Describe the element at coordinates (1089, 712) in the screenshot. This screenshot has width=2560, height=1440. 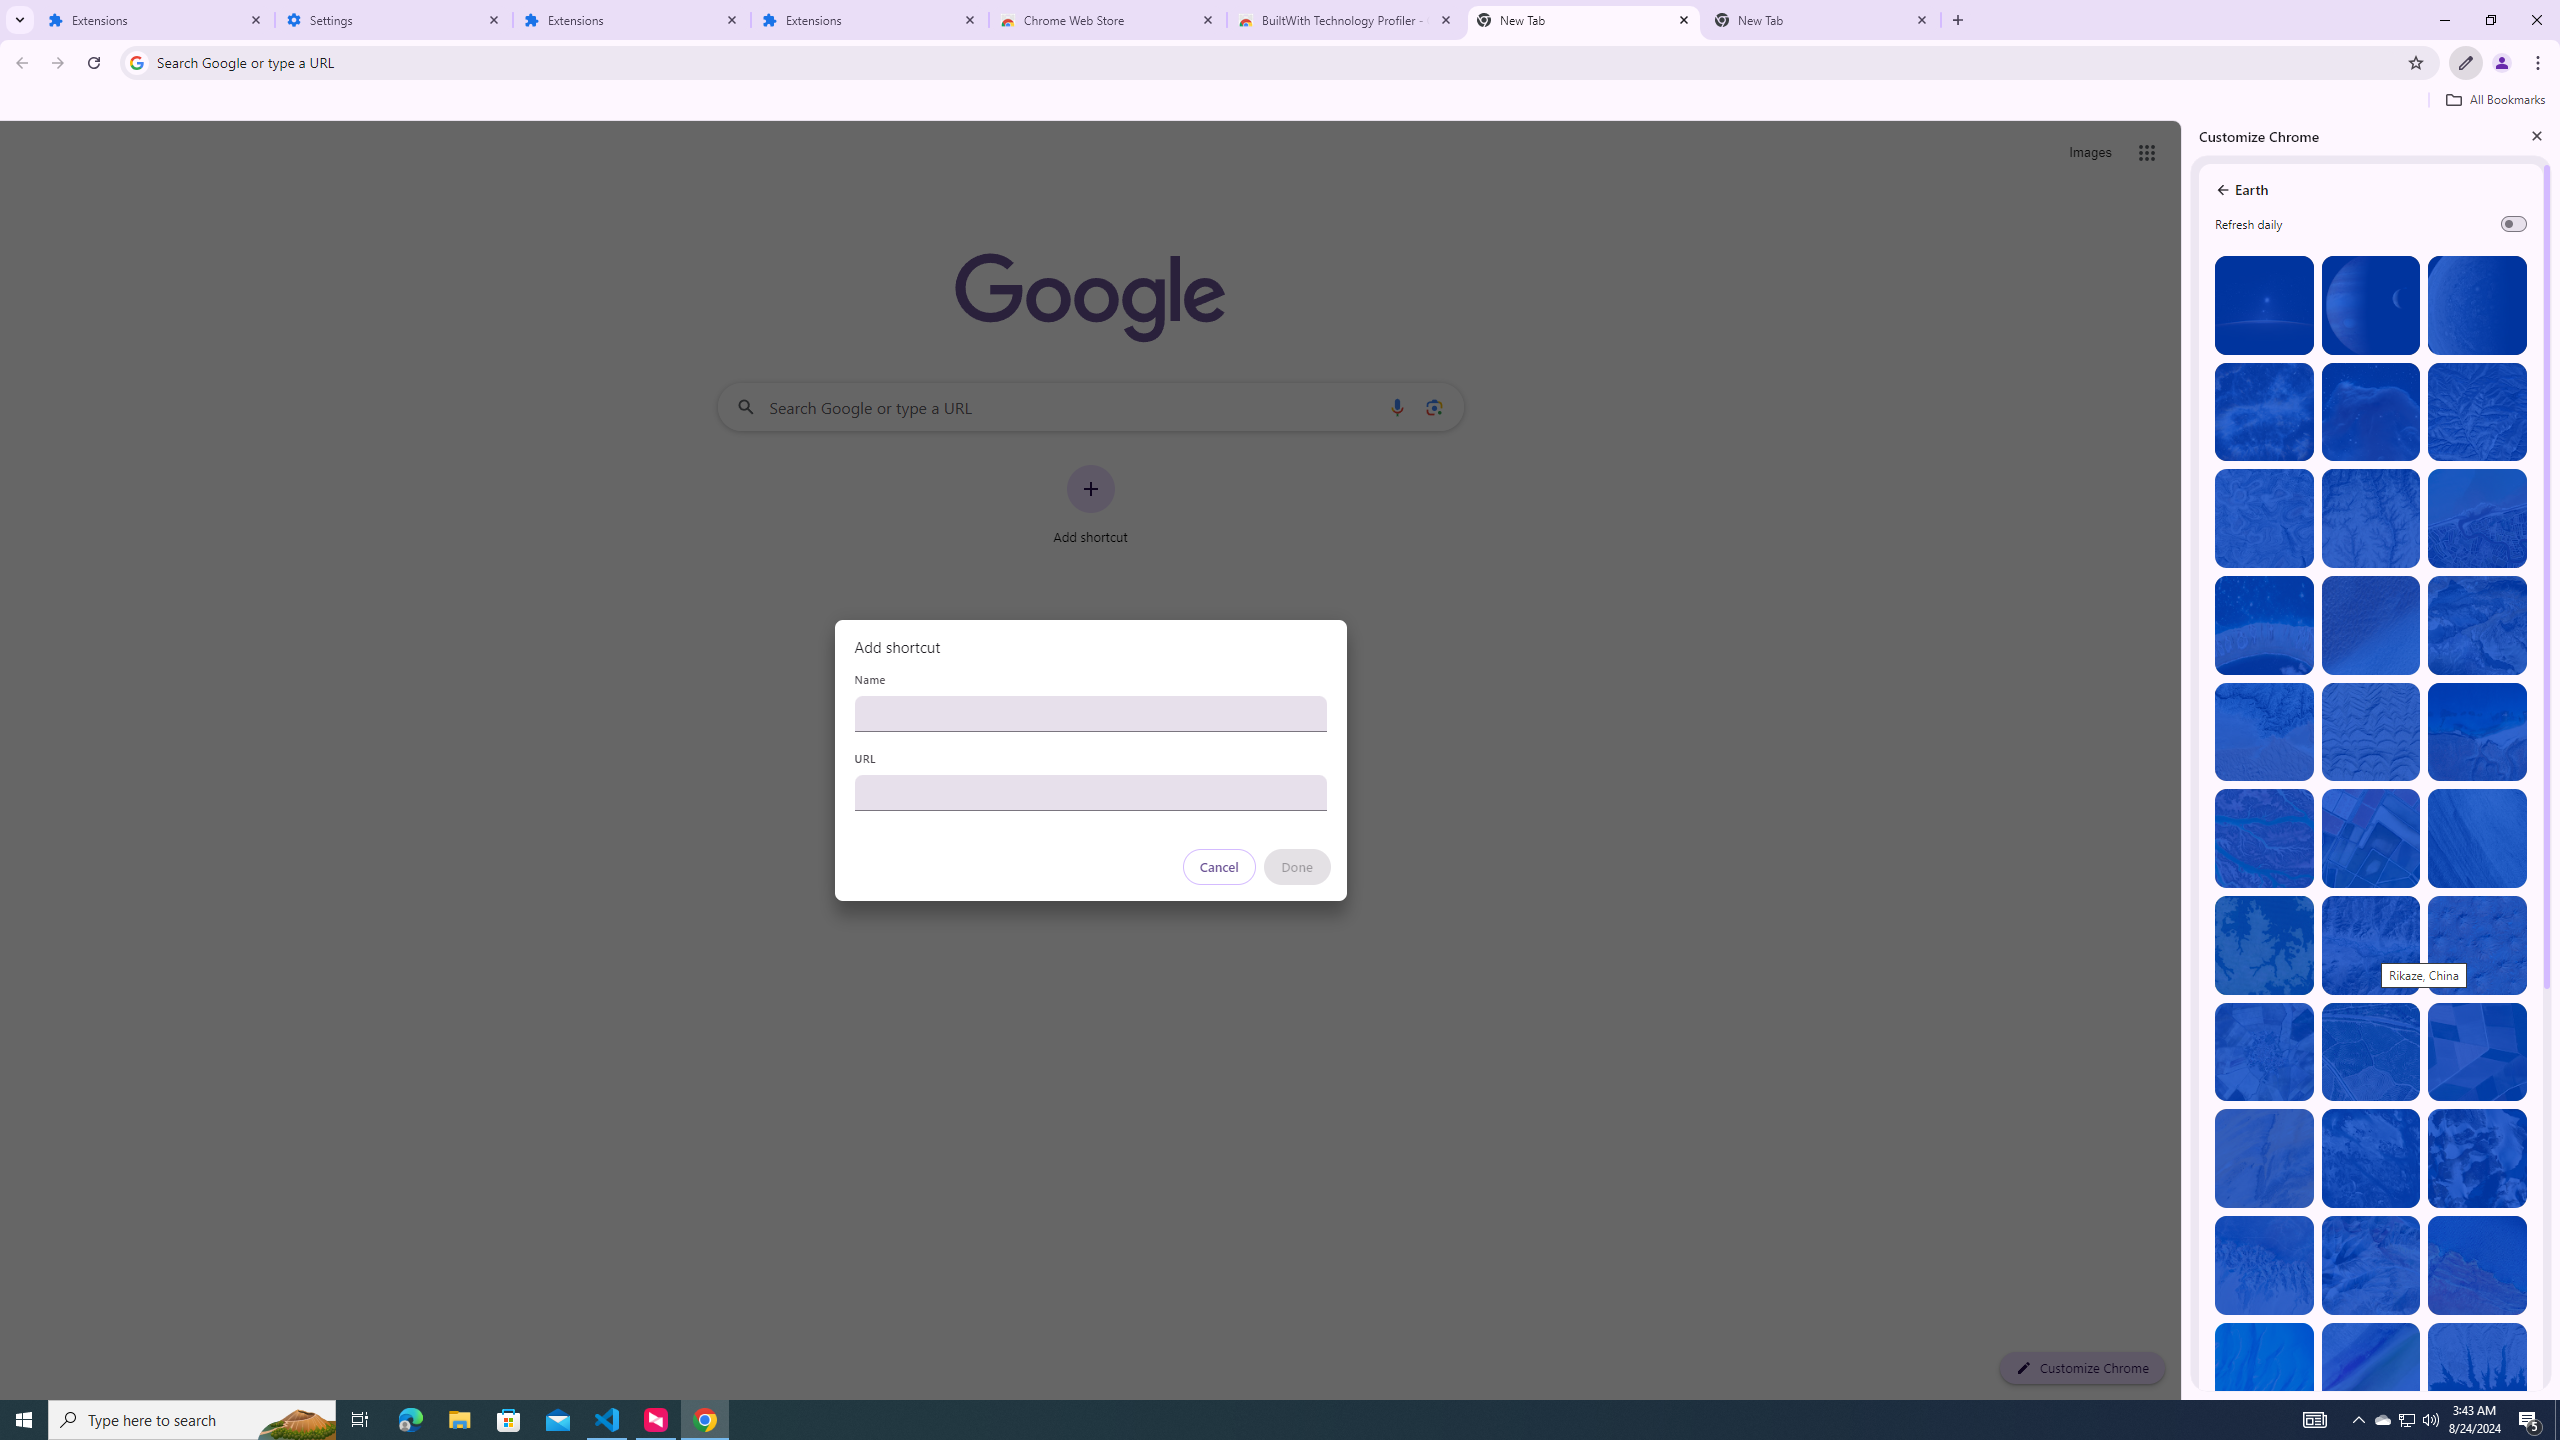
I see `'Name'` at that location.